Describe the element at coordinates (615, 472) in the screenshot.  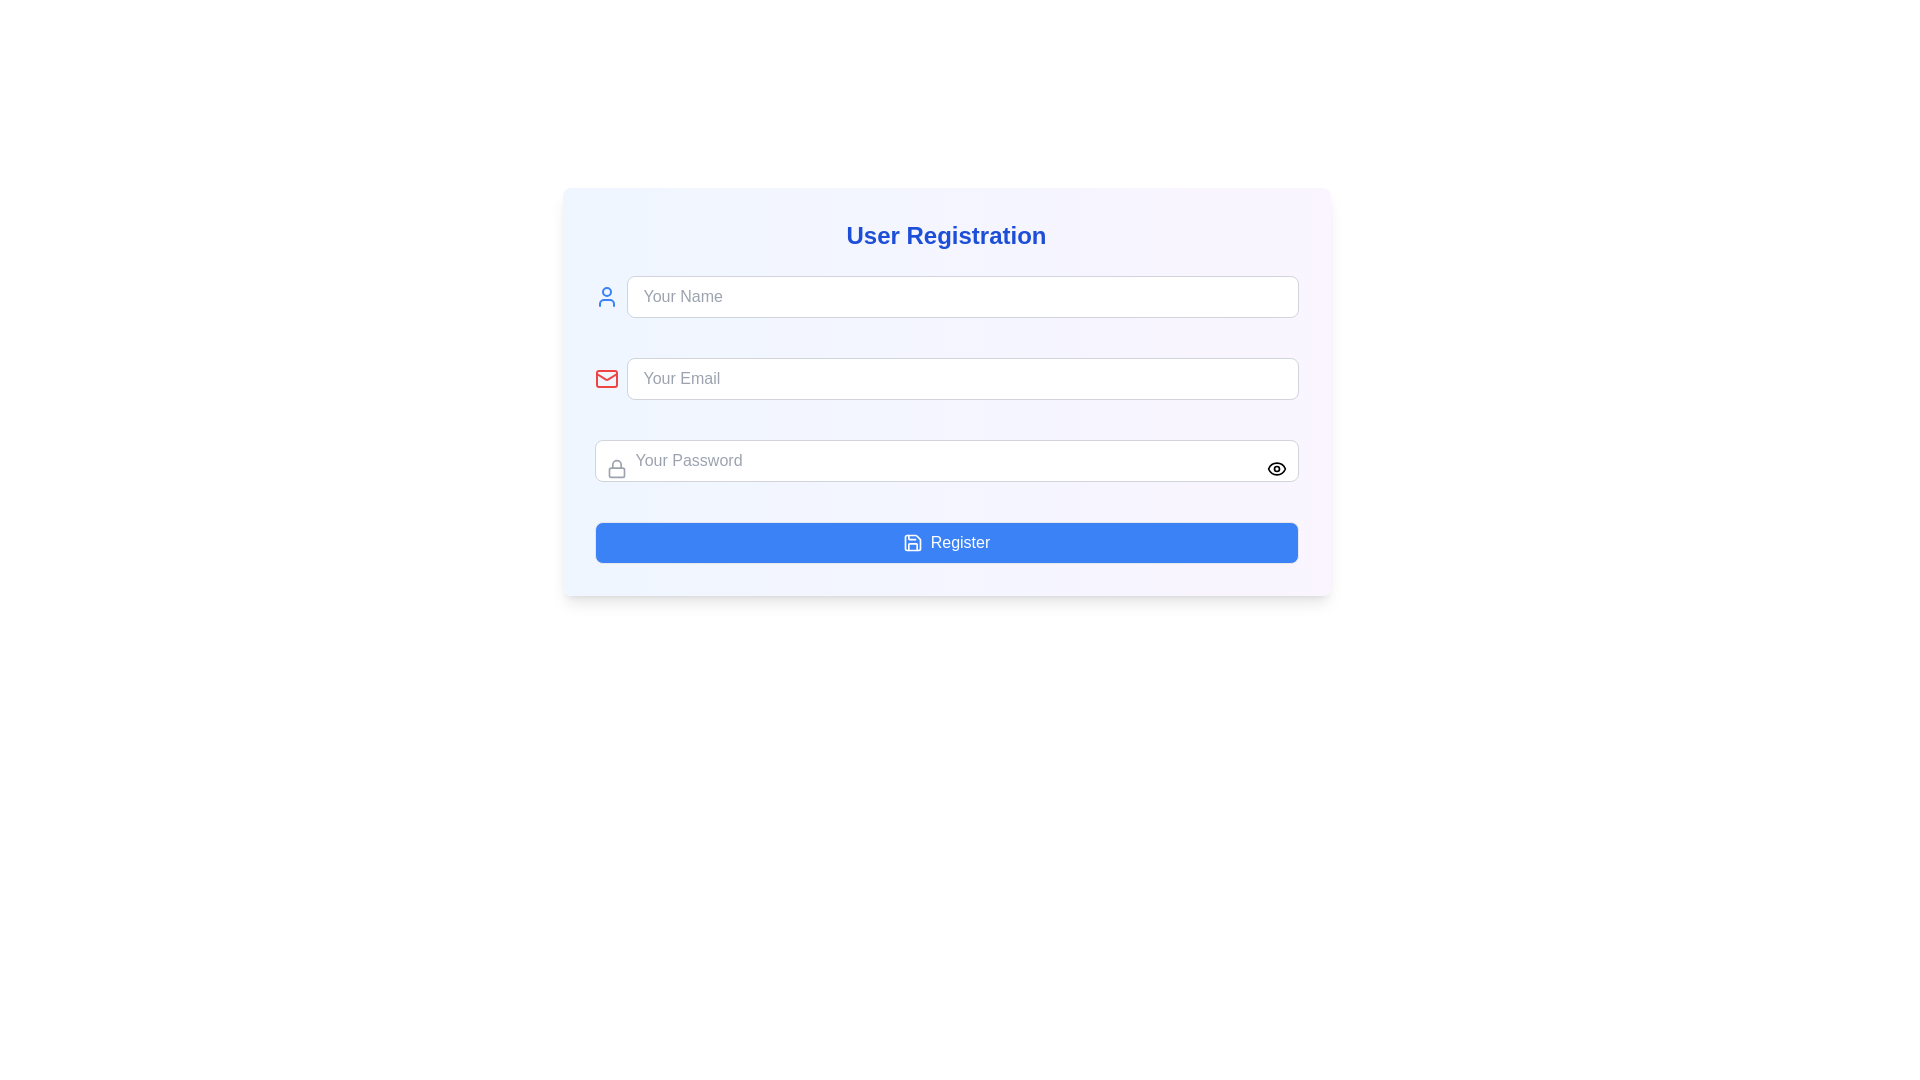
I see `the rectangular SVG element forming the lock body, which is part of the lock-shaped icon located to the left of the 'Your Password' input field` at that location.